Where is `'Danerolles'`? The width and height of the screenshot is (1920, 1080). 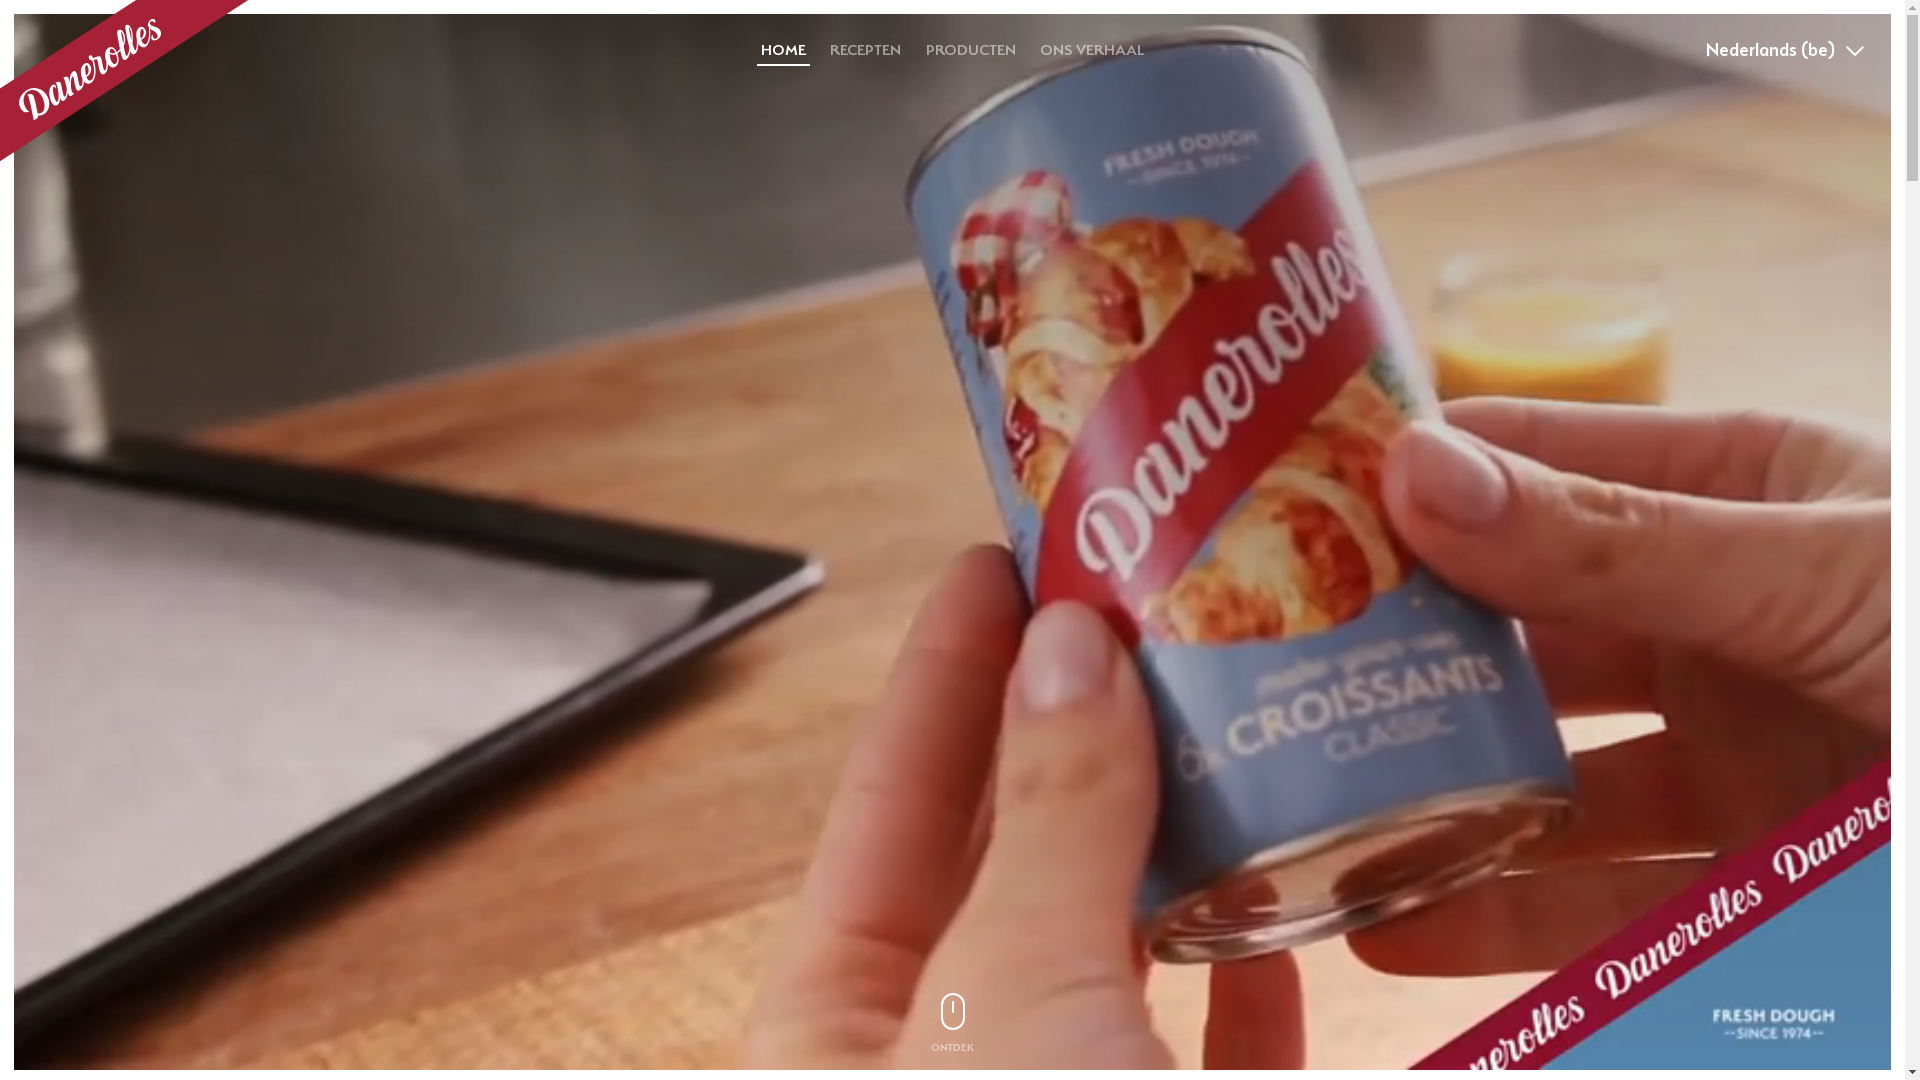
'Danerolles' is located at coordinates (123, 80).